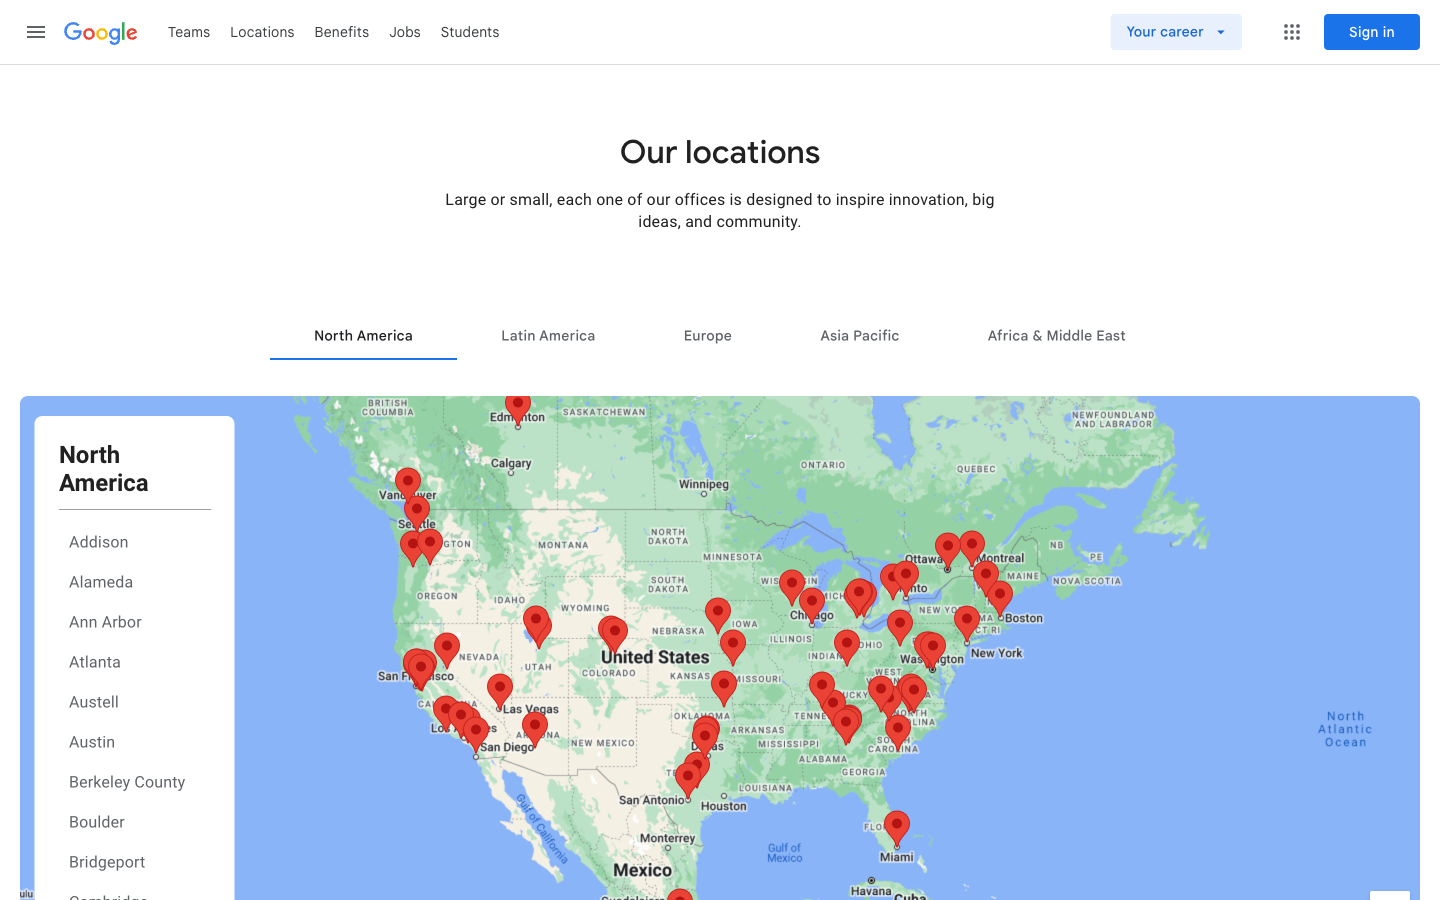 The width and height of the screenshot is (1440, 900). I want to click on the page for students, so click(470, 30).